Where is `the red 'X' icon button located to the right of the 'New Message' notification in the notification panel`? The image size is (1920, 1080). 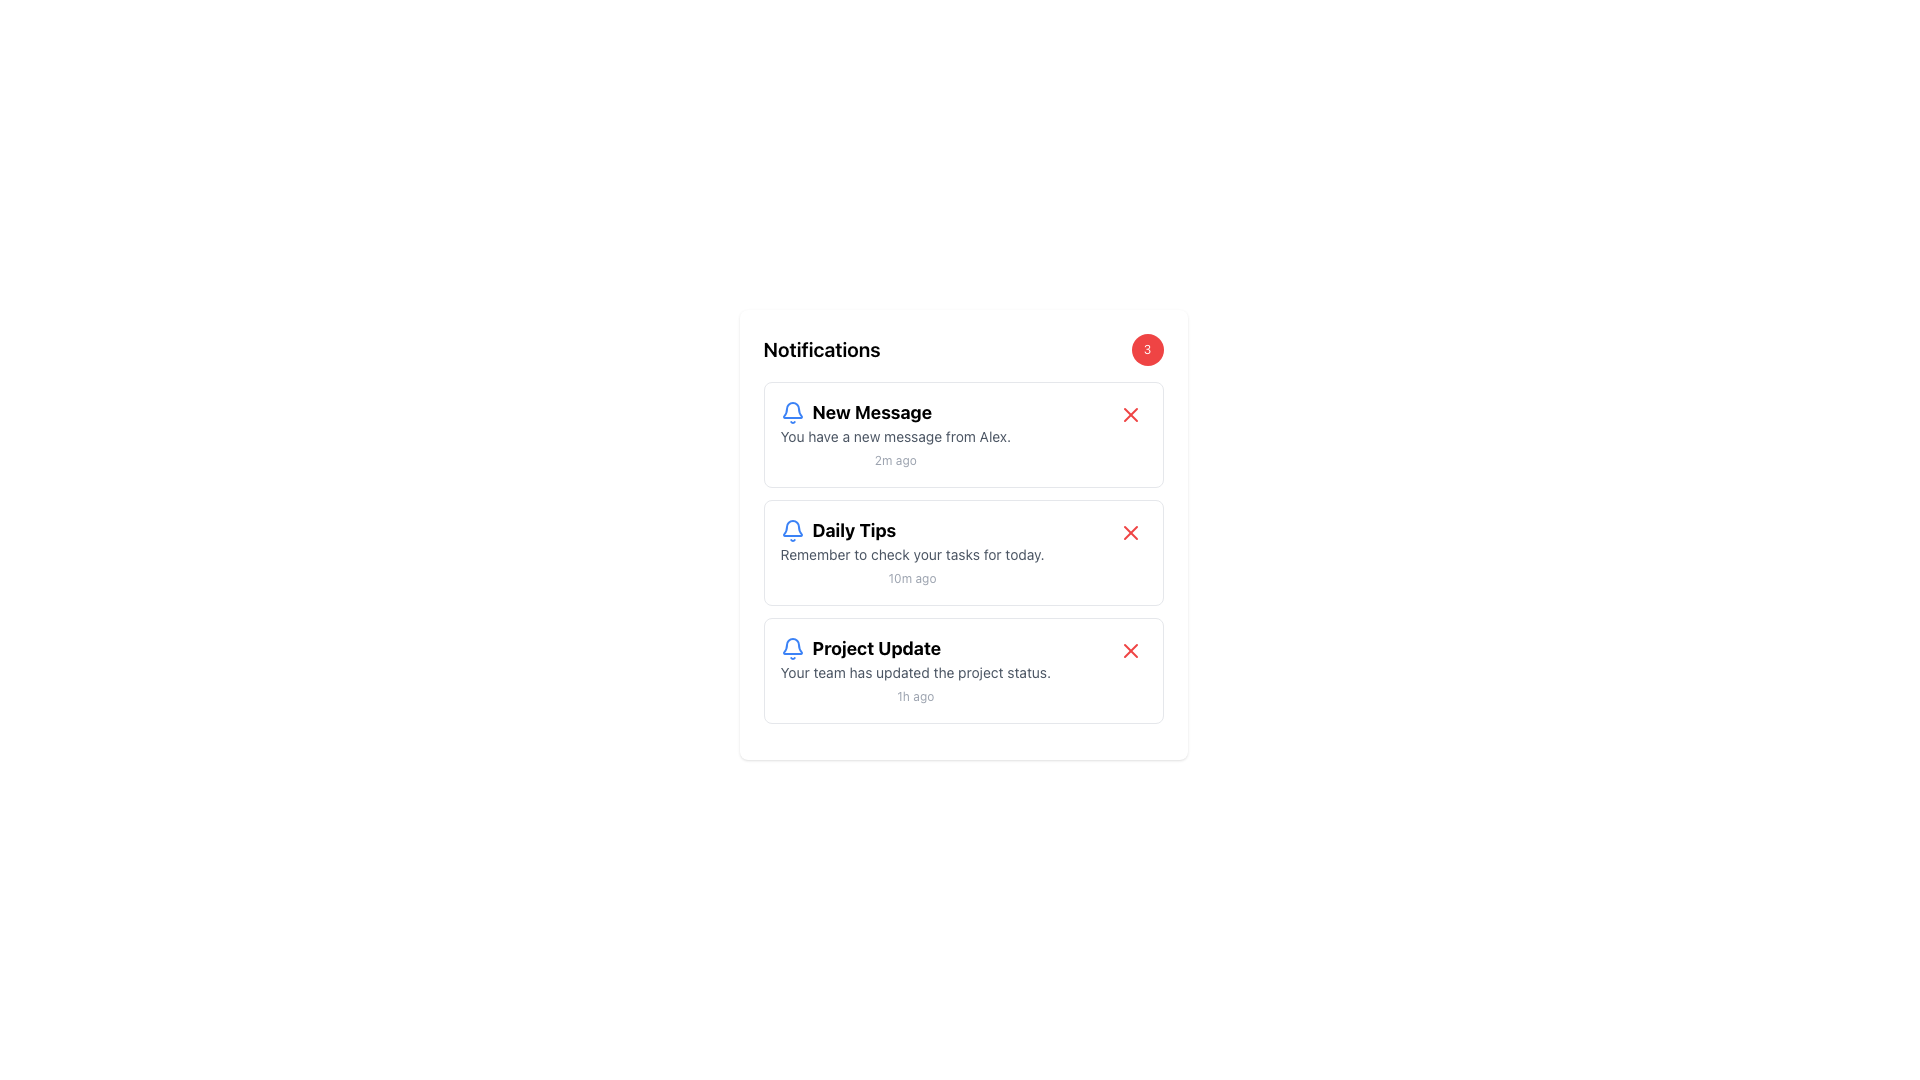 the red 'X' icon button located to the right of the 'New Message' notification in the notification panel is located at coordinates (1130, 414).